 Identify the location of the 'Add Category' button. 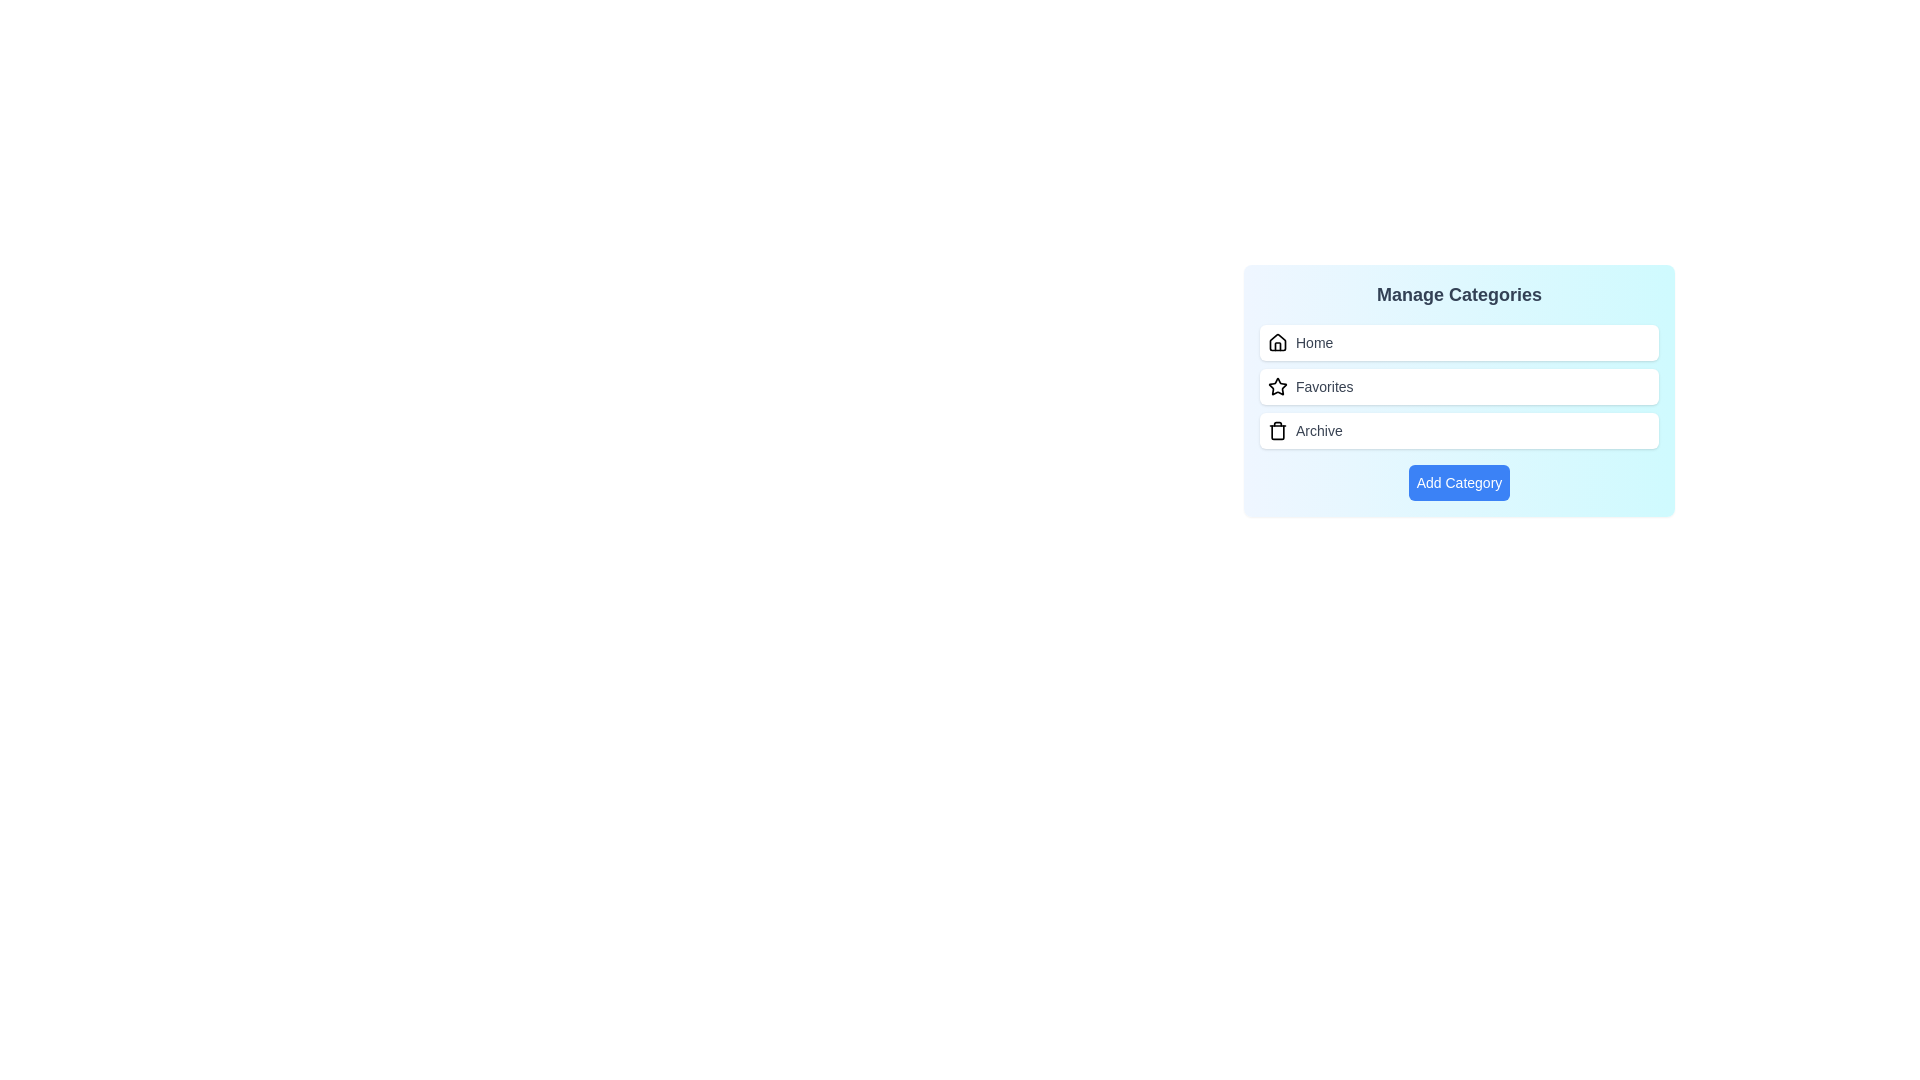
(1459, 482).